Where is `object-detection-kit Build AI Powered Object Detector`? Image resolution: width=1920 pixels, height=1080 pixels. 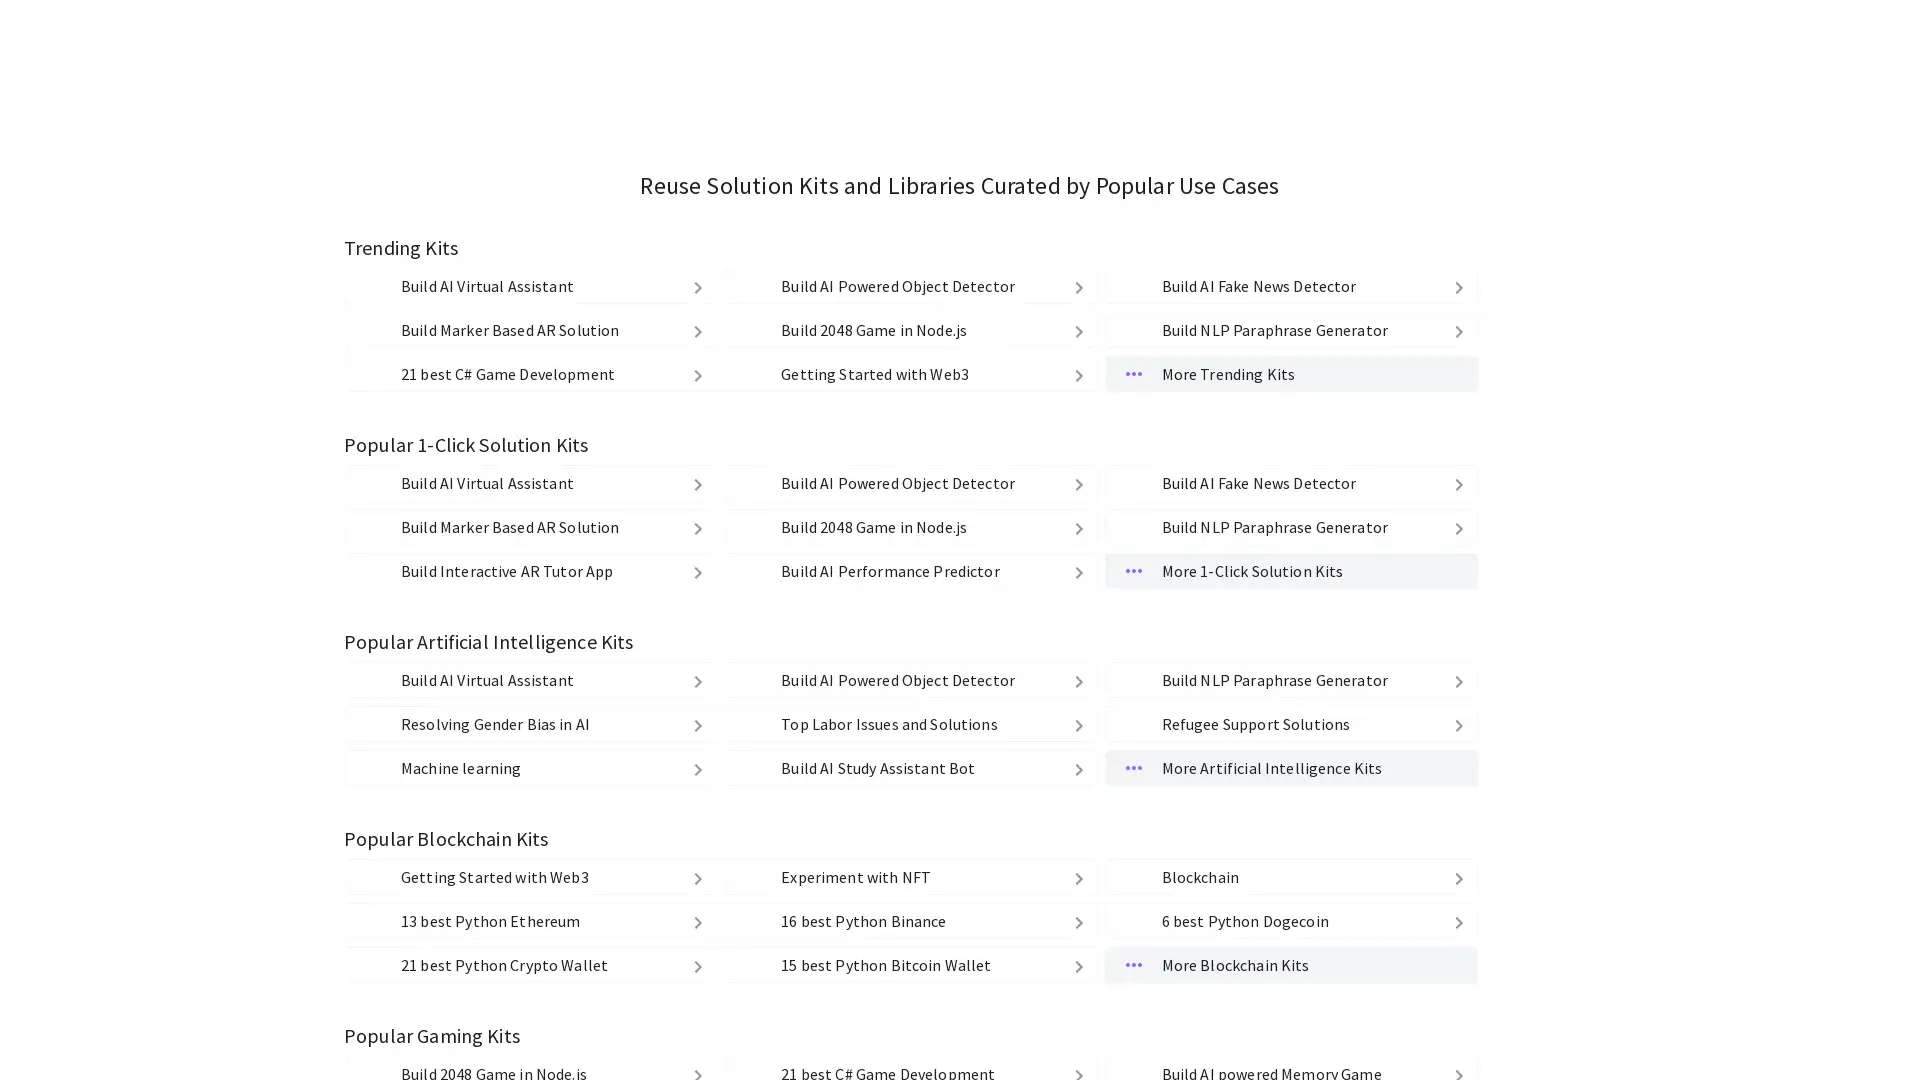 object-detection-kit Build AI Powered Object Detector is located at coordinates (909, 786).